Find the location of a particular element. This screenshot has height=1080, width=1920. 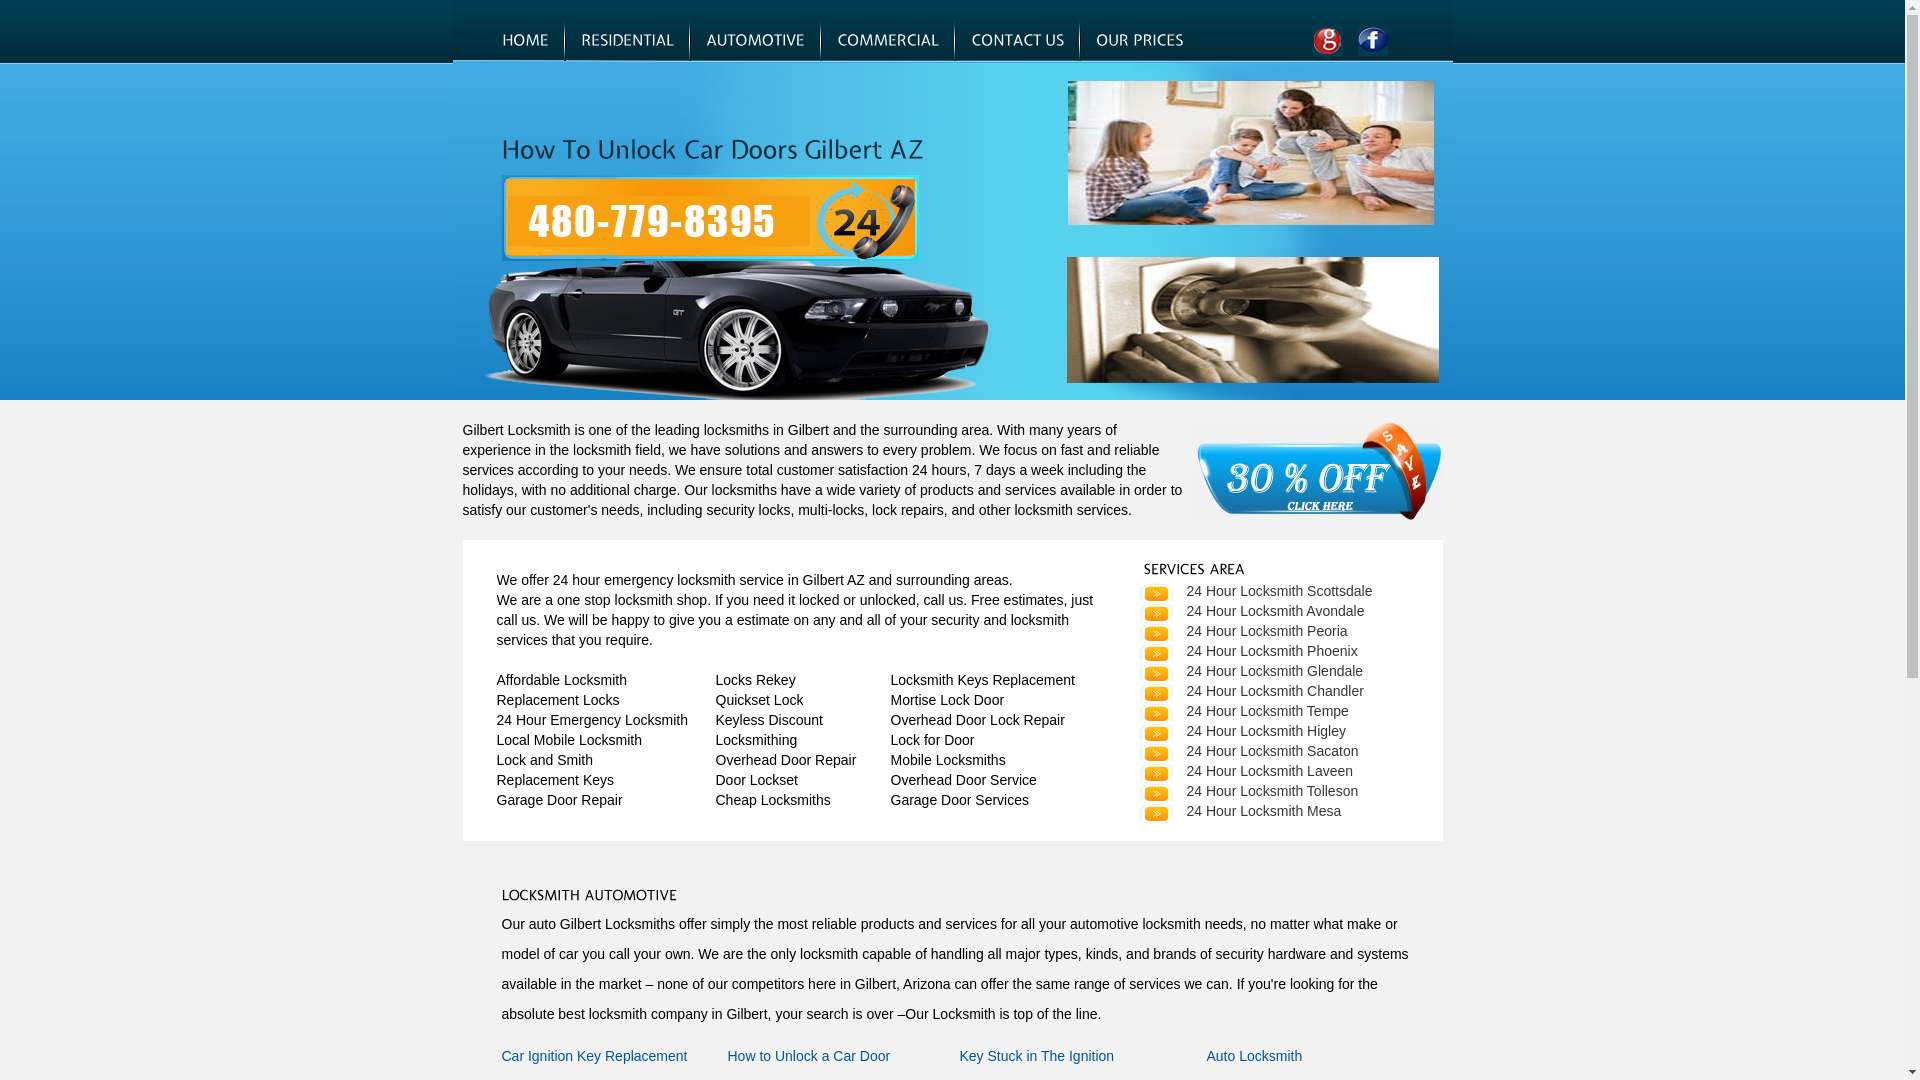

'Local Mobile Locksmith' is located at coordinates (568, 740).